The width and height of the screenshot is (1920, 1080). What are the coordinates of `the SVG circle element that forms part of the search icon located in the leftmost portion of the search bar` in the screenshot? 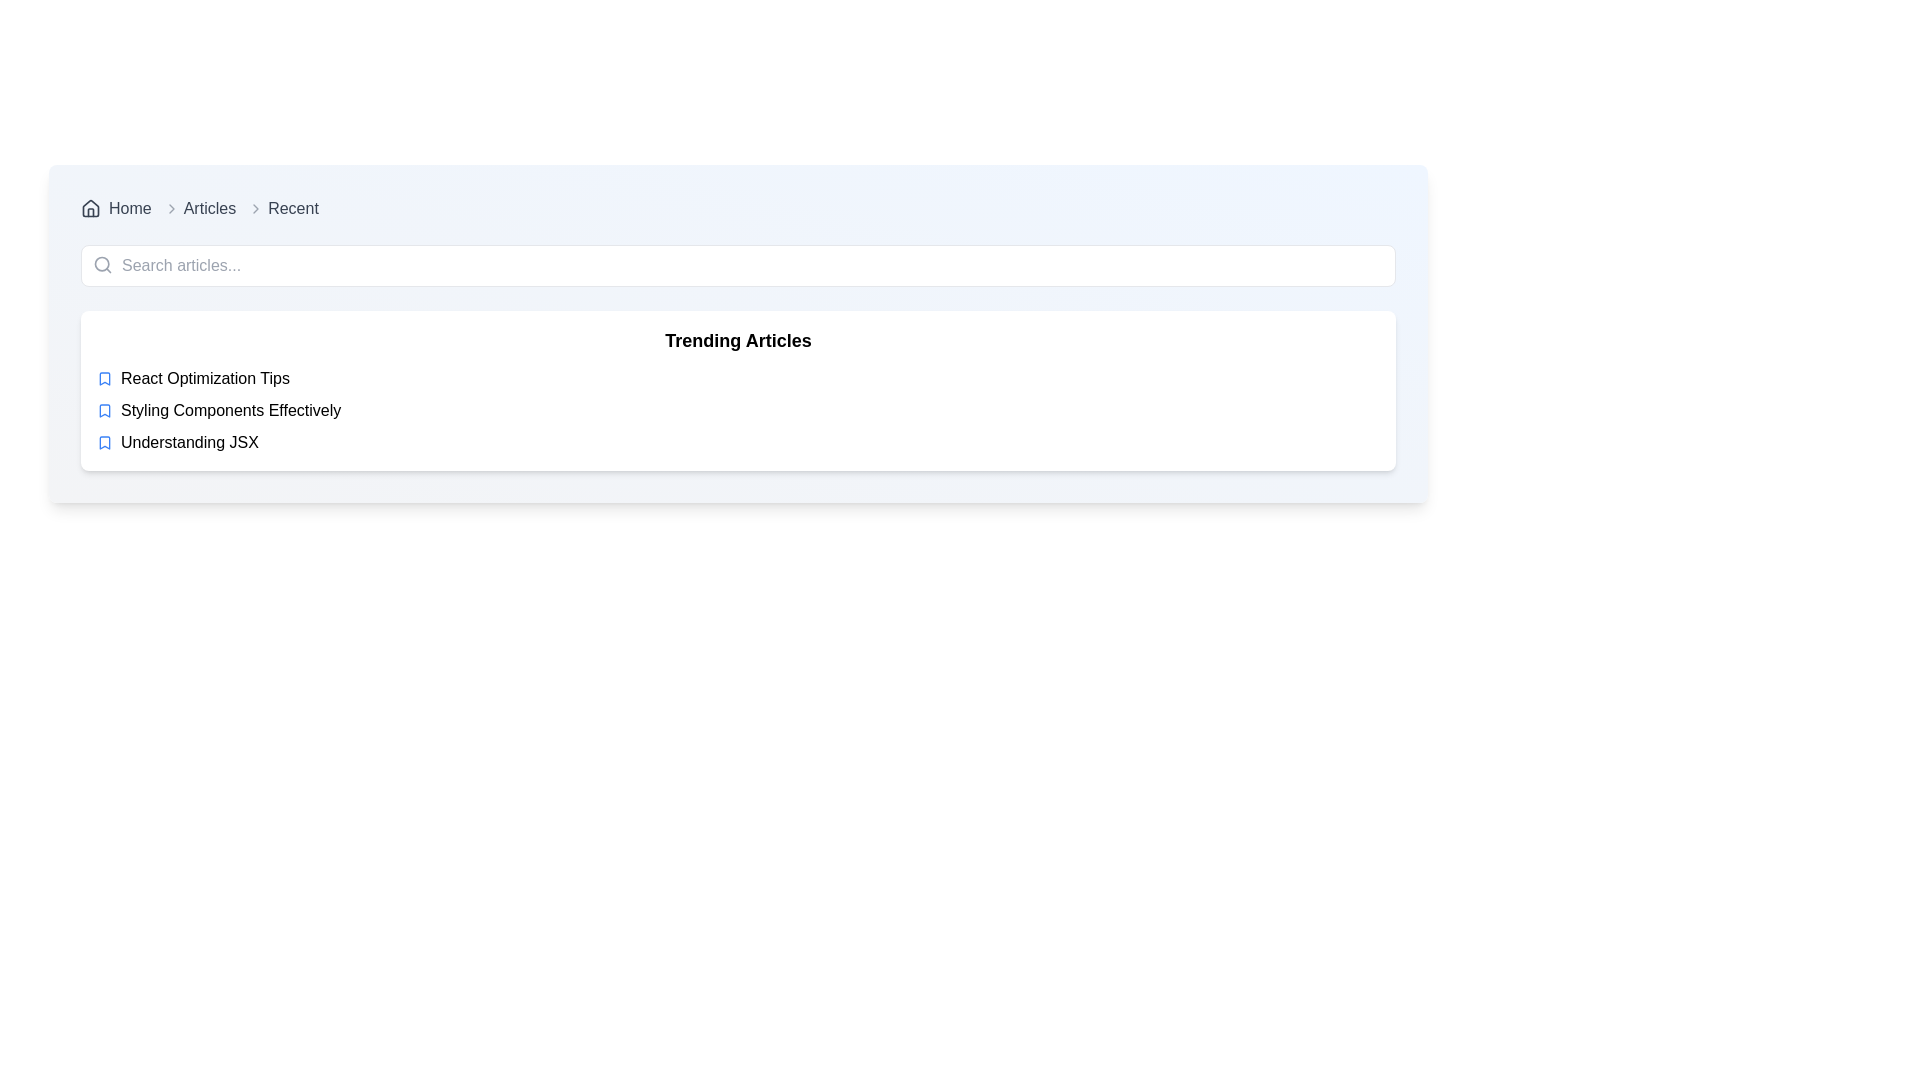 It's located at (101, 263).